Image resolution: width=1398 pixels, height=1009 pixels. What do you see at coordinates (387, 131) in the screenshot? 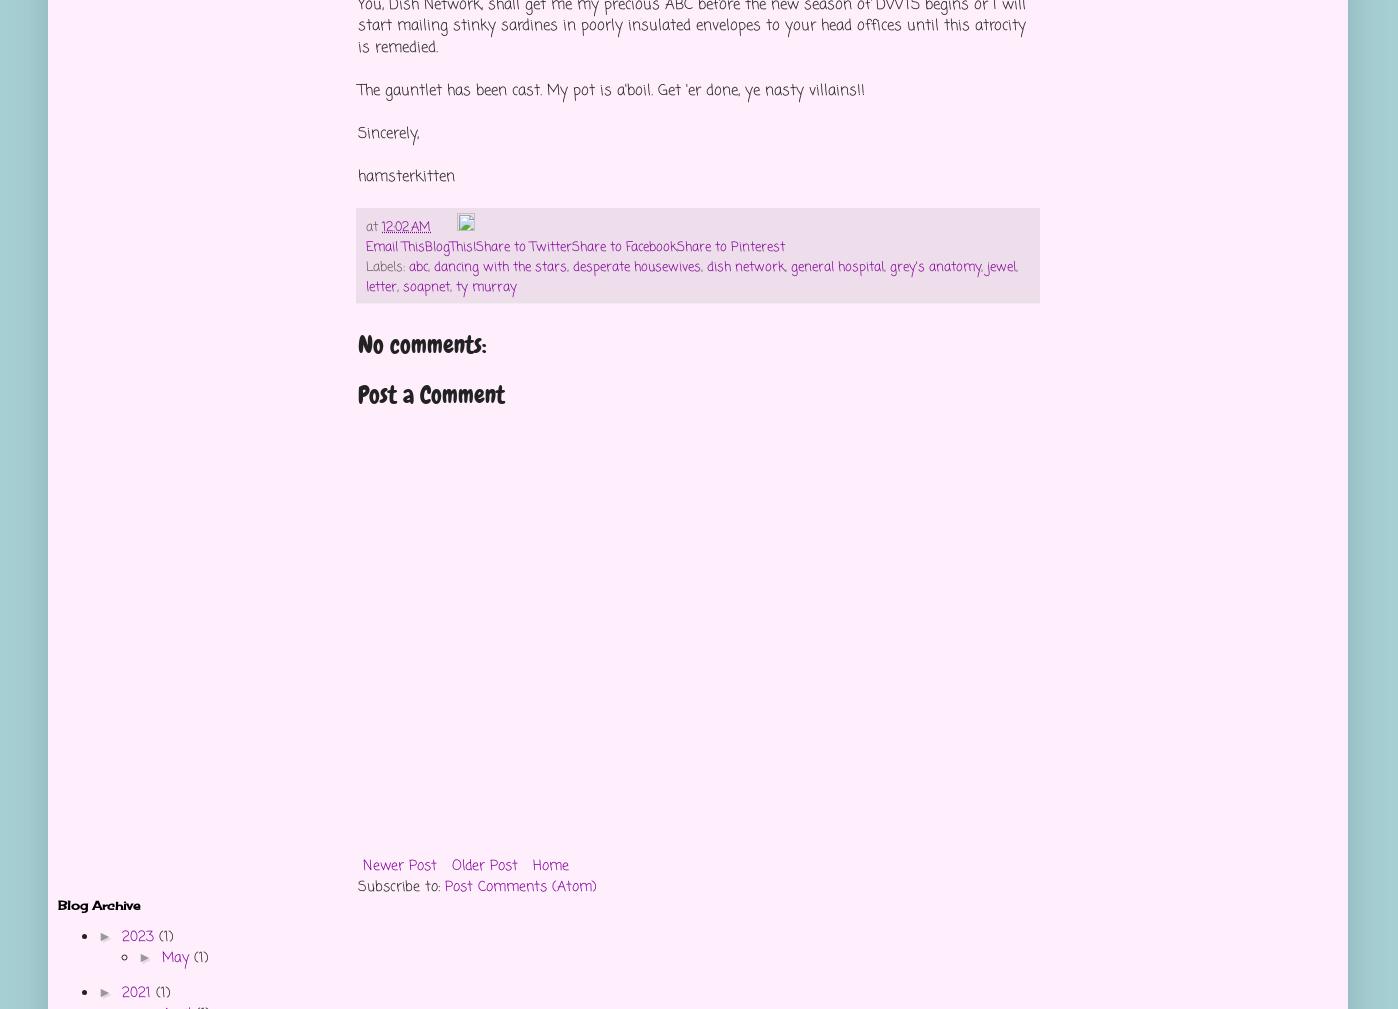
I see `'Sincerely,'` at bounding box center [387, 131].